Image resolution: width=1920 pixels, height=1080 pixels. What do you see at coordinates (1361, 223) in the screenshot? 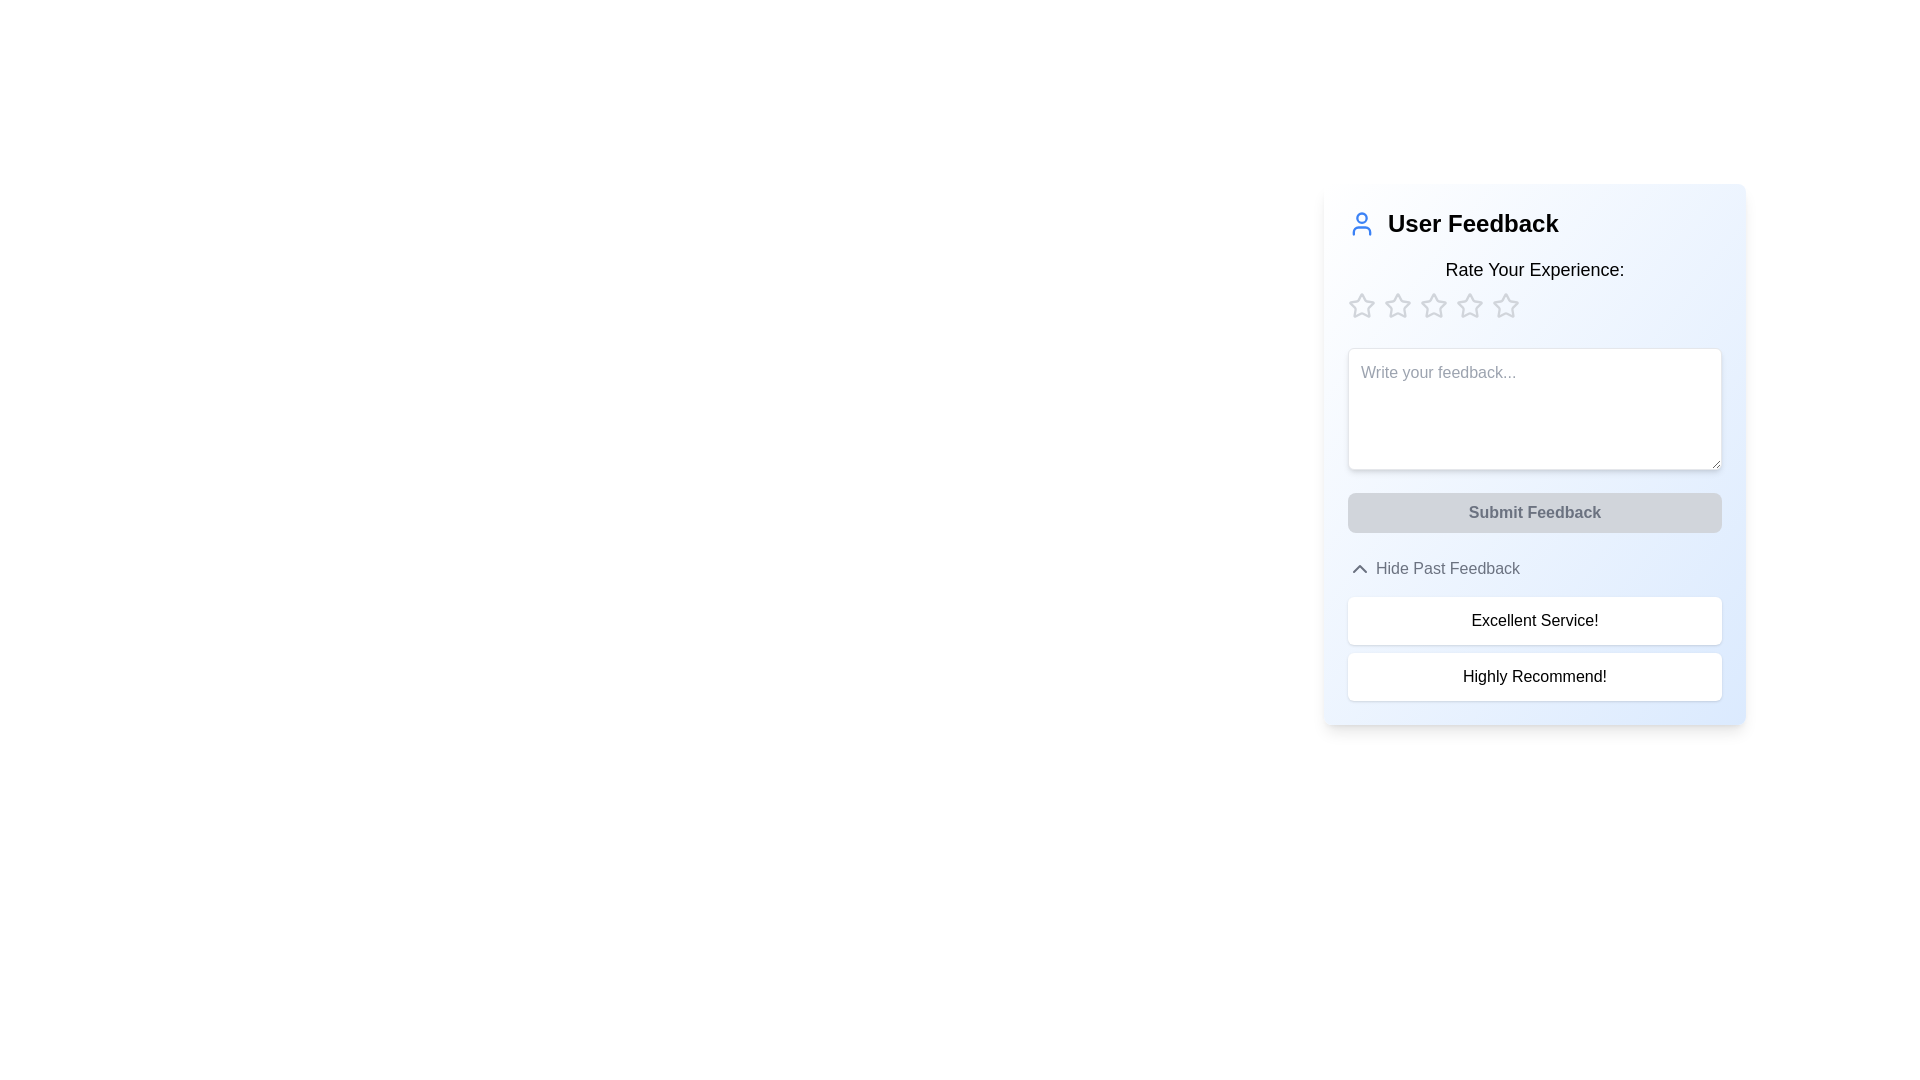
I see `the blue user icon representing a profile located in the header section of the feedback form, immediately to the left of the text 'User Feedback.'` at bounding box center [1361, 223].